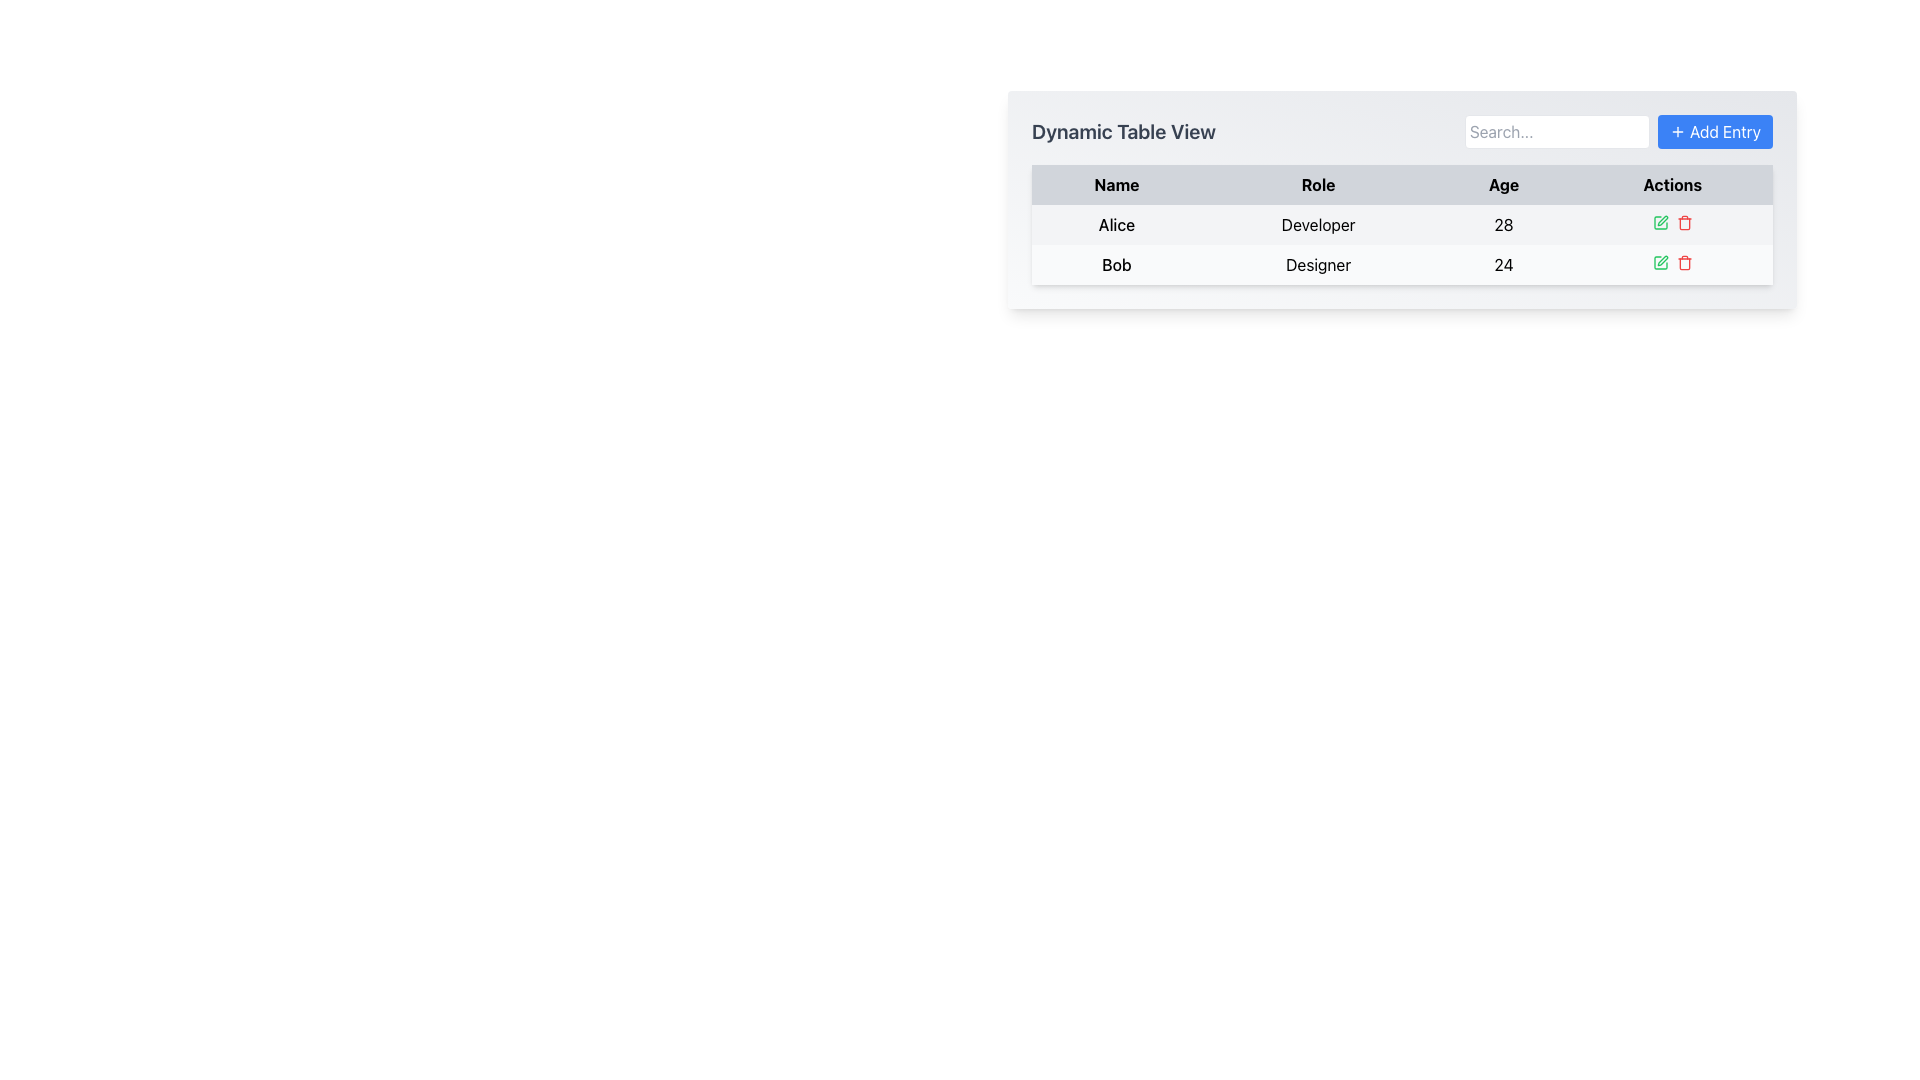 This screenshot has height=1080, width=1920. I want to click on the 'Add Entry' button, so click(1714, 131).